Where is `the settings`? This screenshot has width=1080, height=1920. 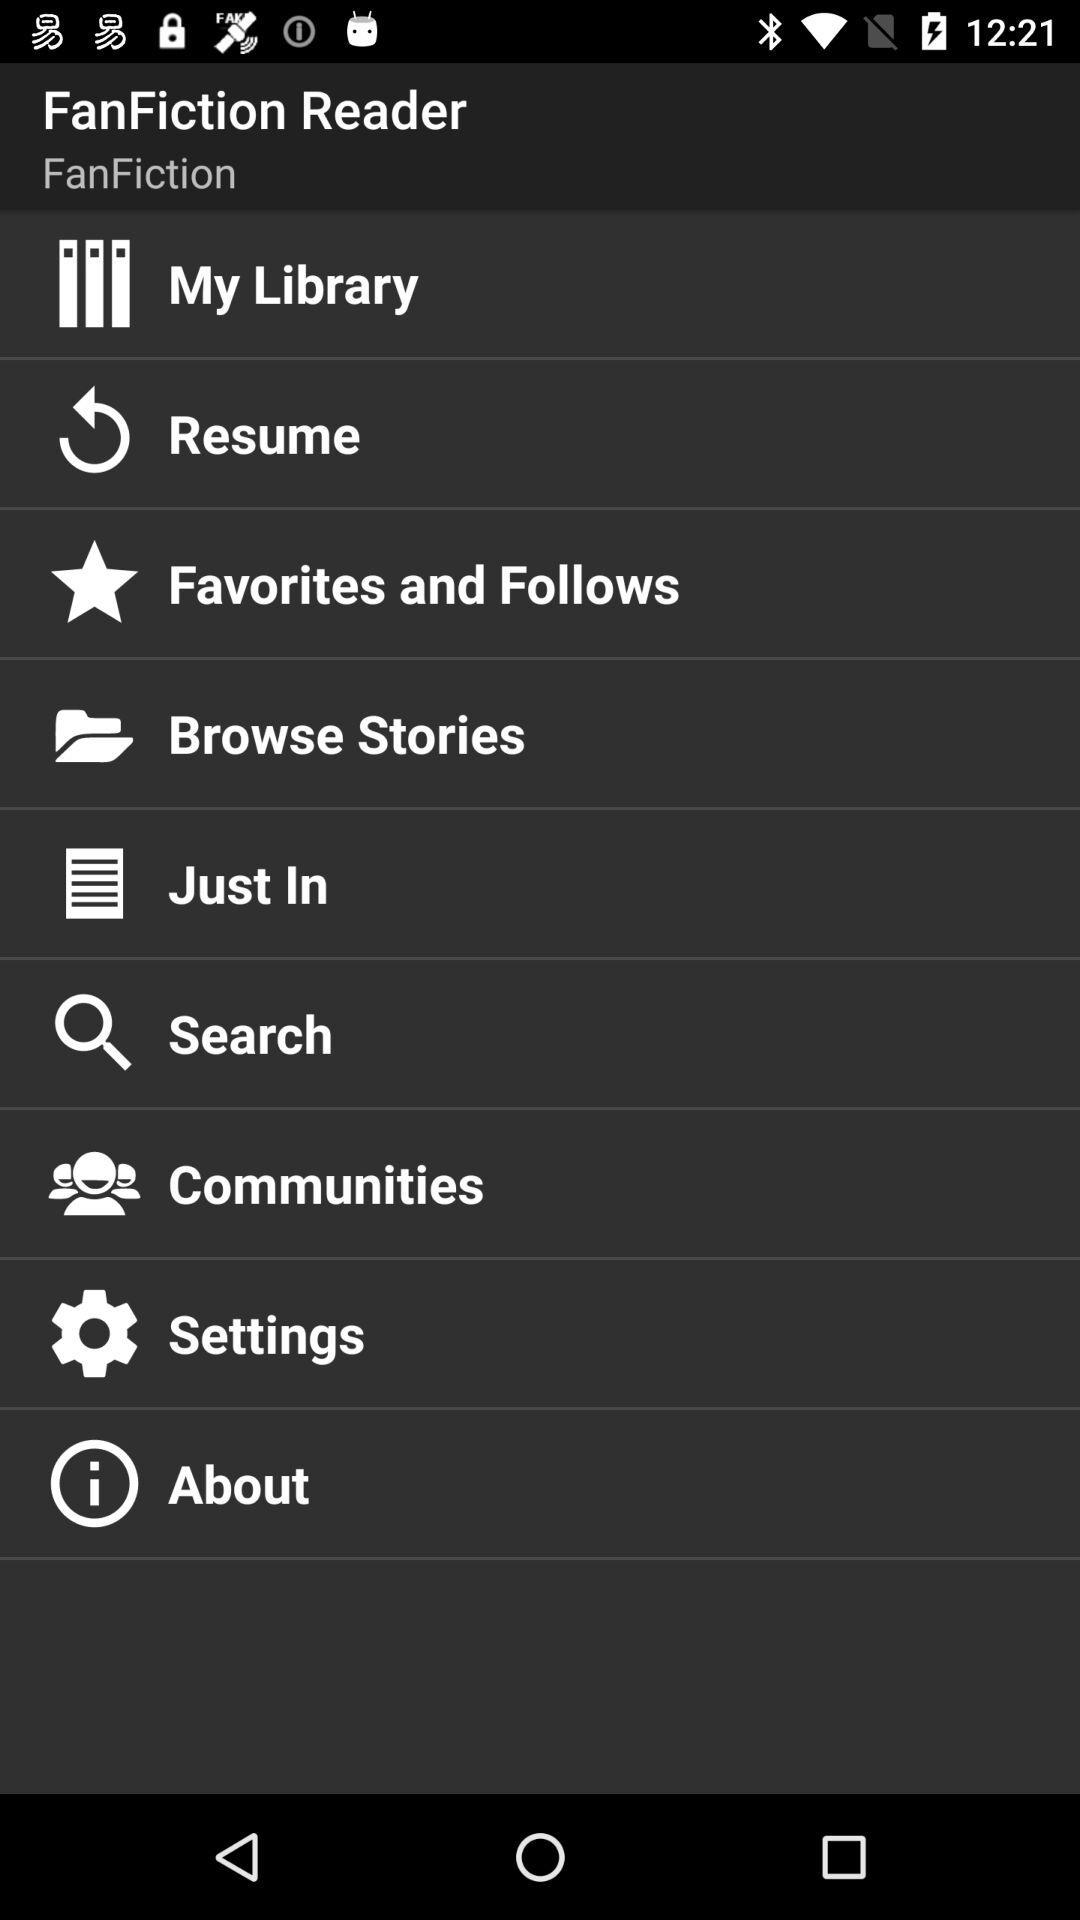 the settings is located at coordinates (601, 1333).